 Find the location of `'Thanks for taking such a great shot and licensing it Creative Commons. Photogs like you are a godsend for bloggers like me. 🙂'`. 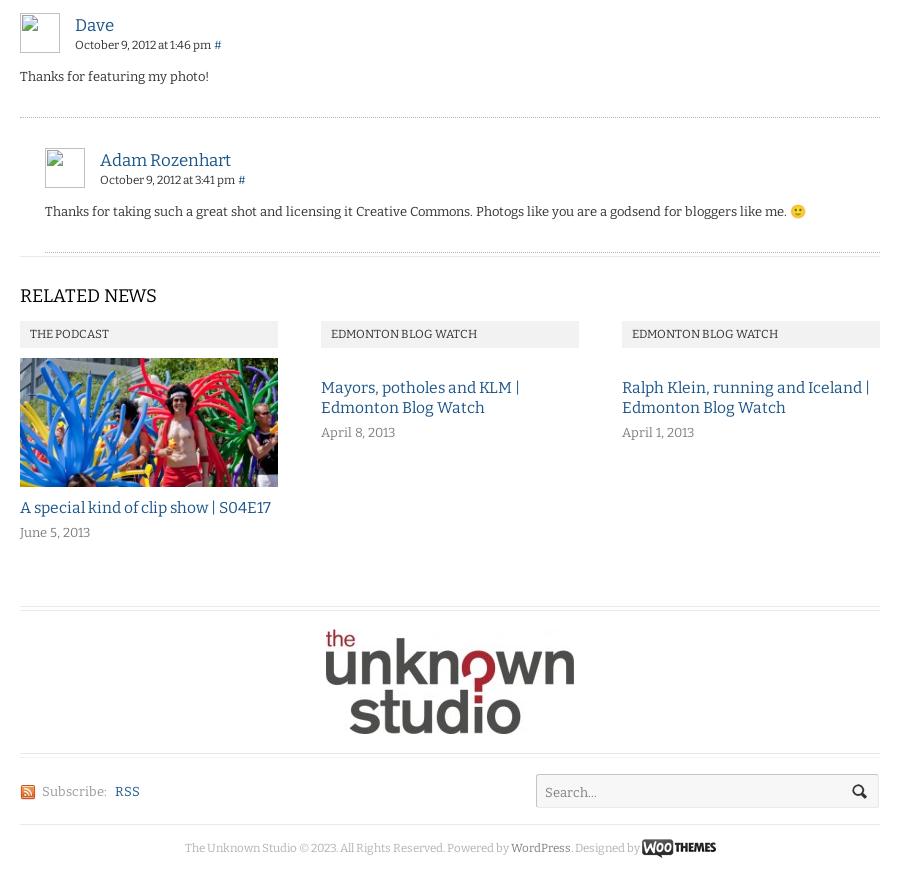

'Thanks for taking such a great shot and licensing it Creative Commons. Photogs like you are a godsend for bloggers like me. 🙂' is located at coordinates (425, 210).